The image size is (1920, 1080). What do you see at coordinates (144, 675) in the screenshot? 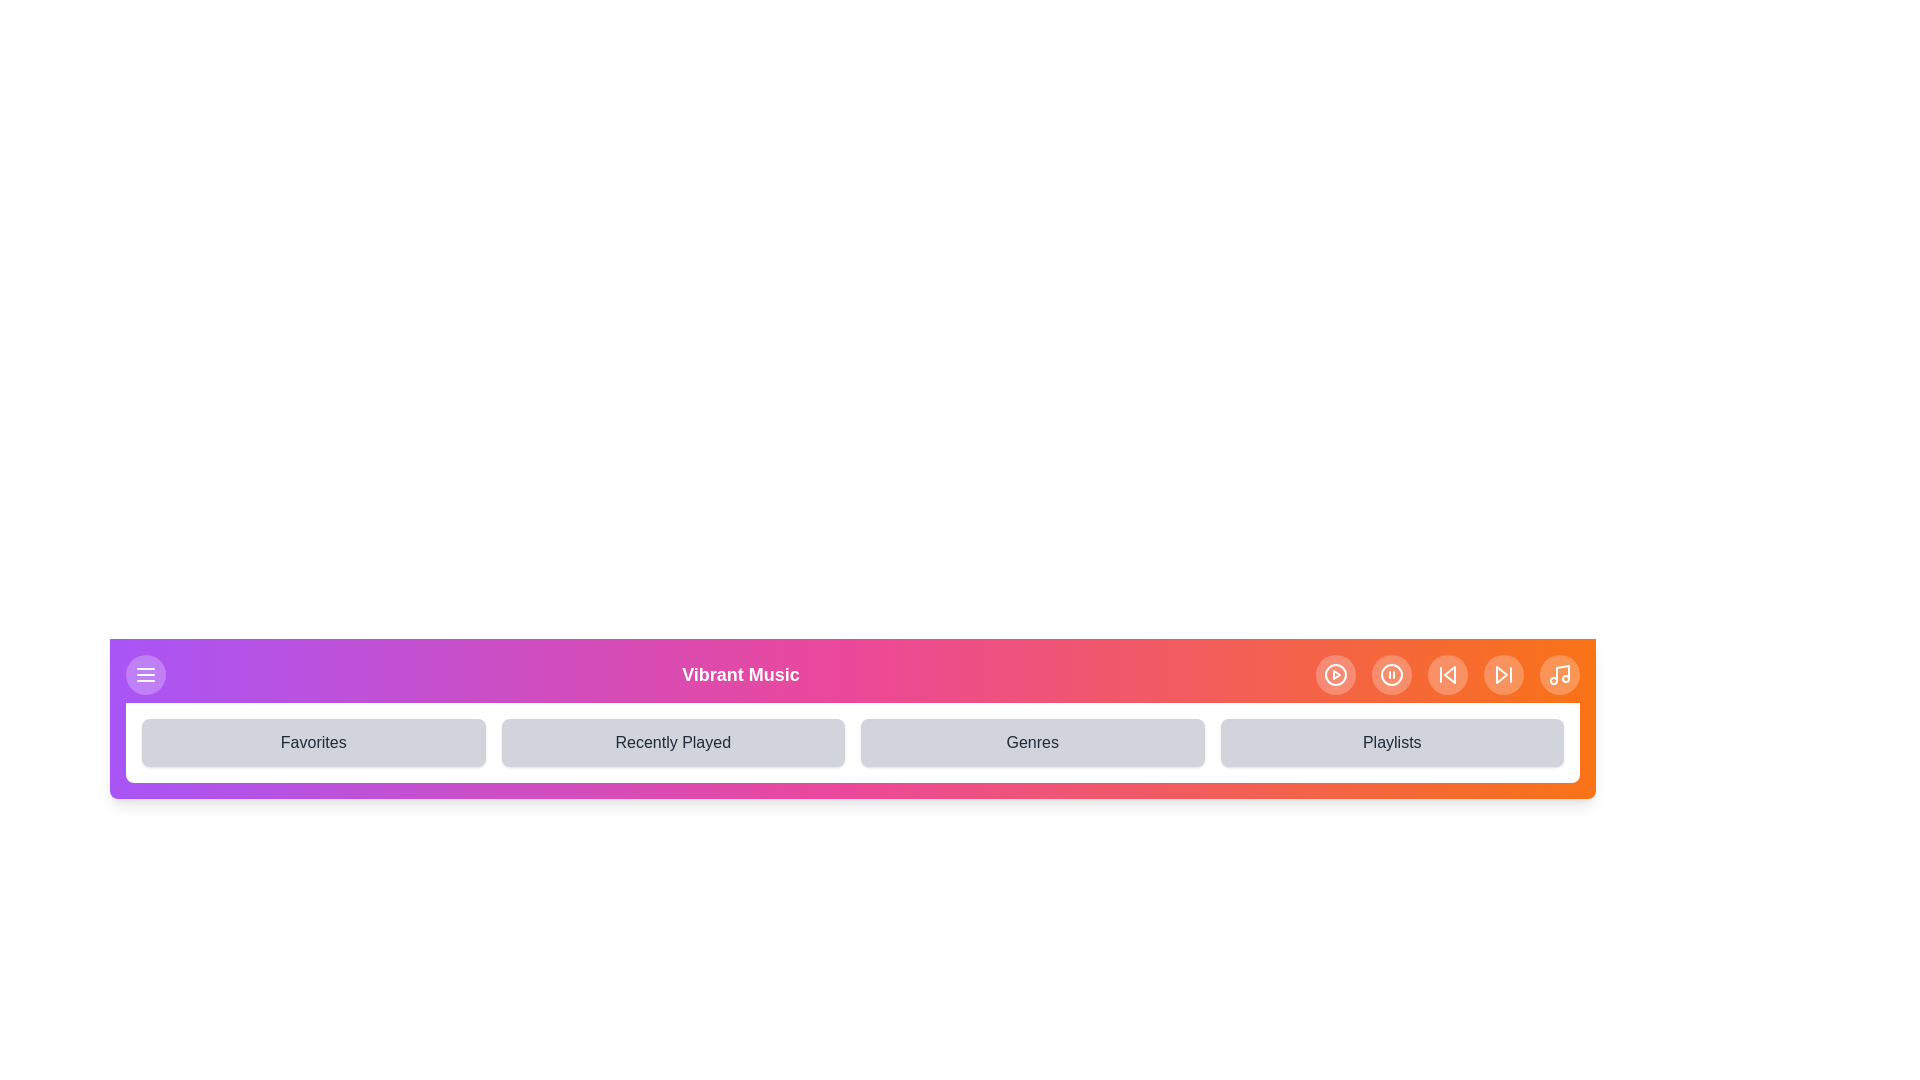
I see `menu toggle button to toggle the menu visibility` at bounding box center [144, 675].